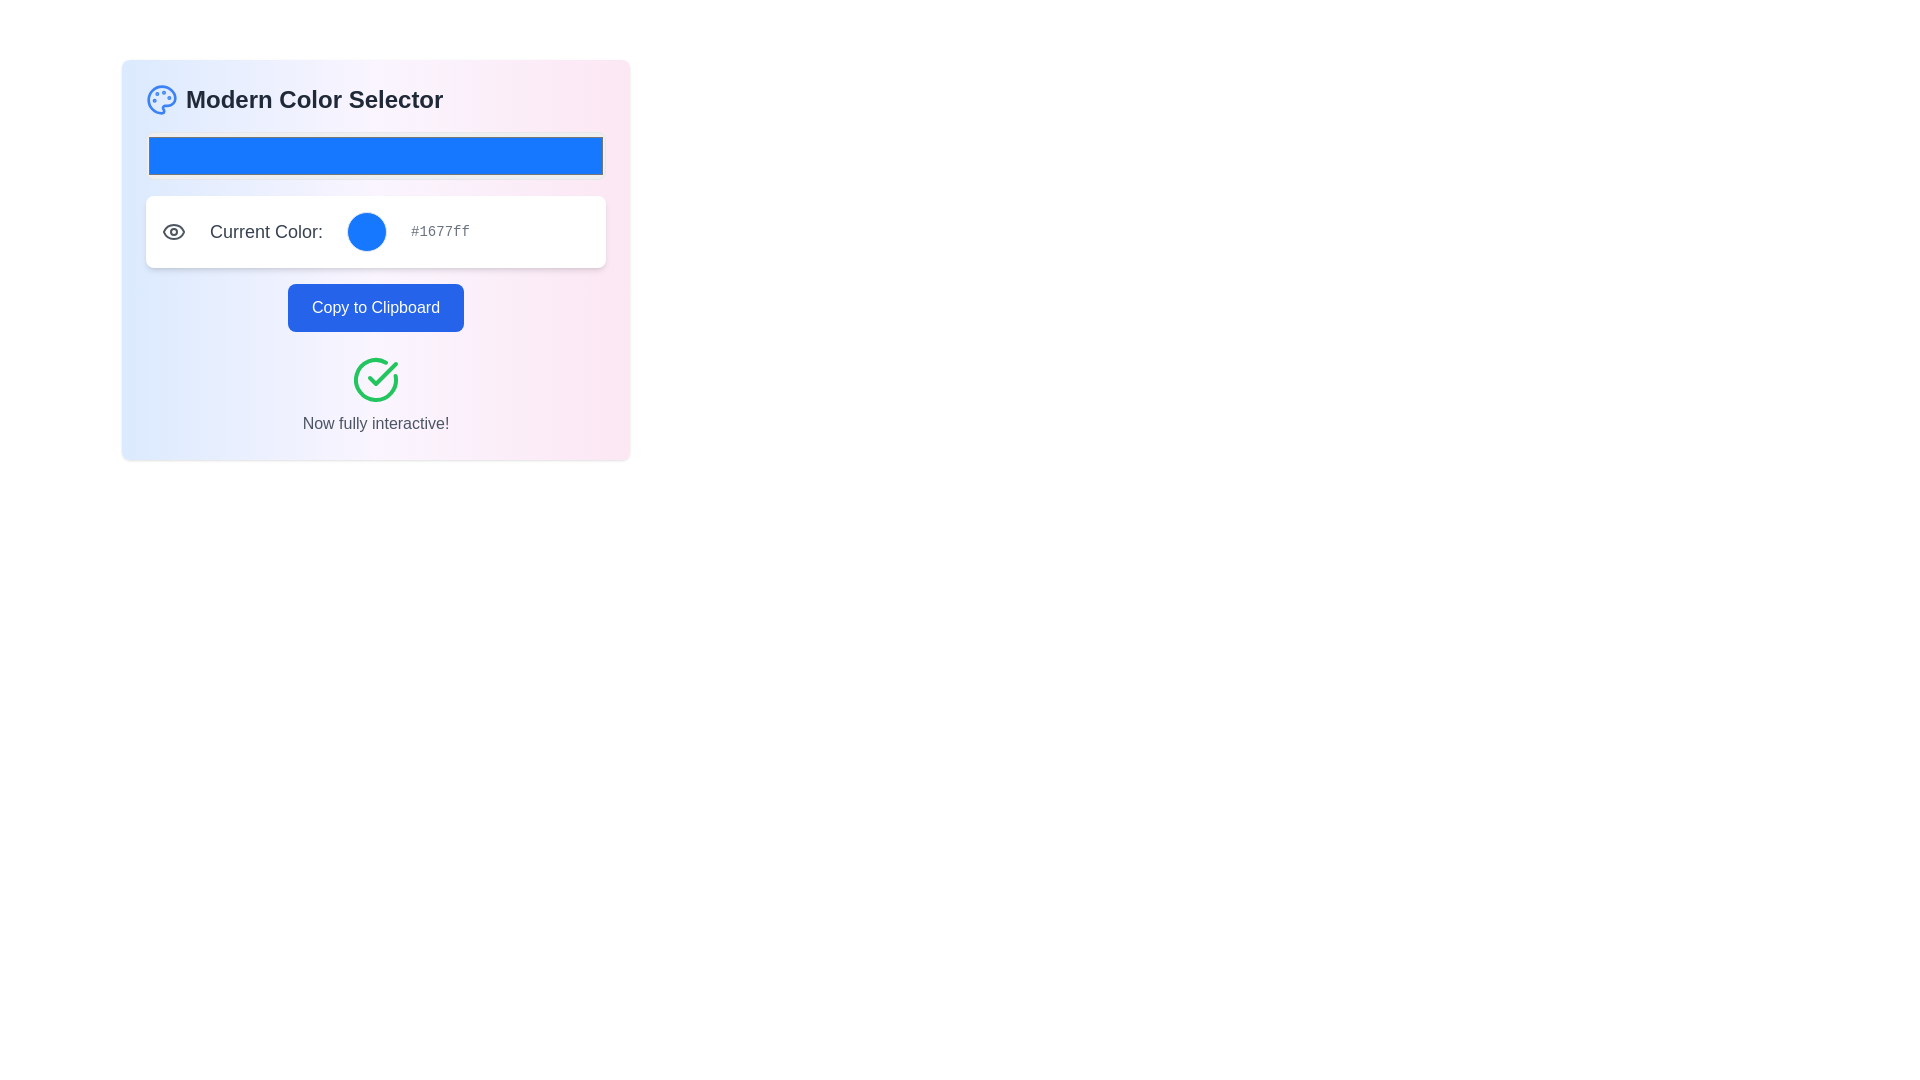 The image size is (1920, 1080). I want to click on the eye icon located at the leftmost position in the central content block, directly before the 'Current Color' label, so click(173, 230).